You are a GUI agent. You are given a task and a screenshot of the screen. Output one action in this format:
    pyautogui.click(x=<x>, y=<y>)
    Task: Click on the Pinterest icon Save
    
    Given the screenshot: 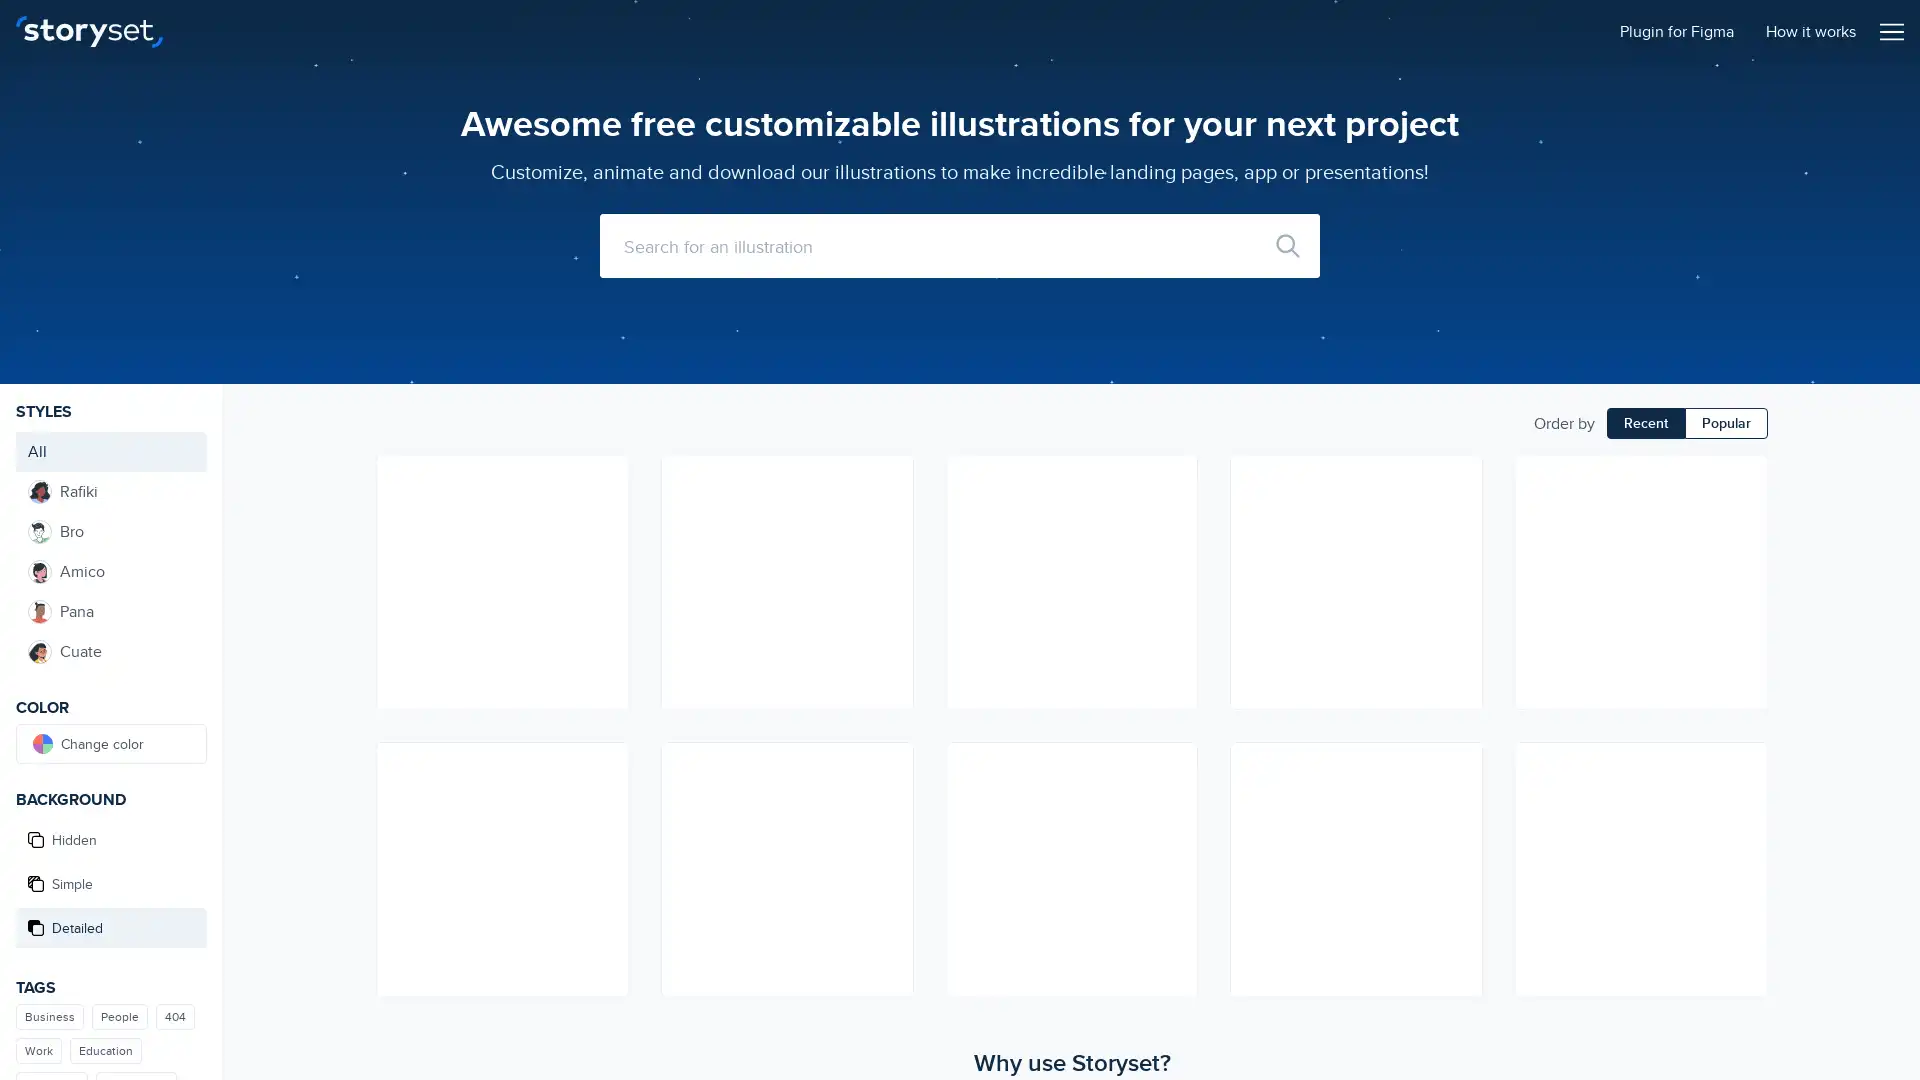 What is the action you would take?
    pyautogui.click(x=1741, y=551)
    